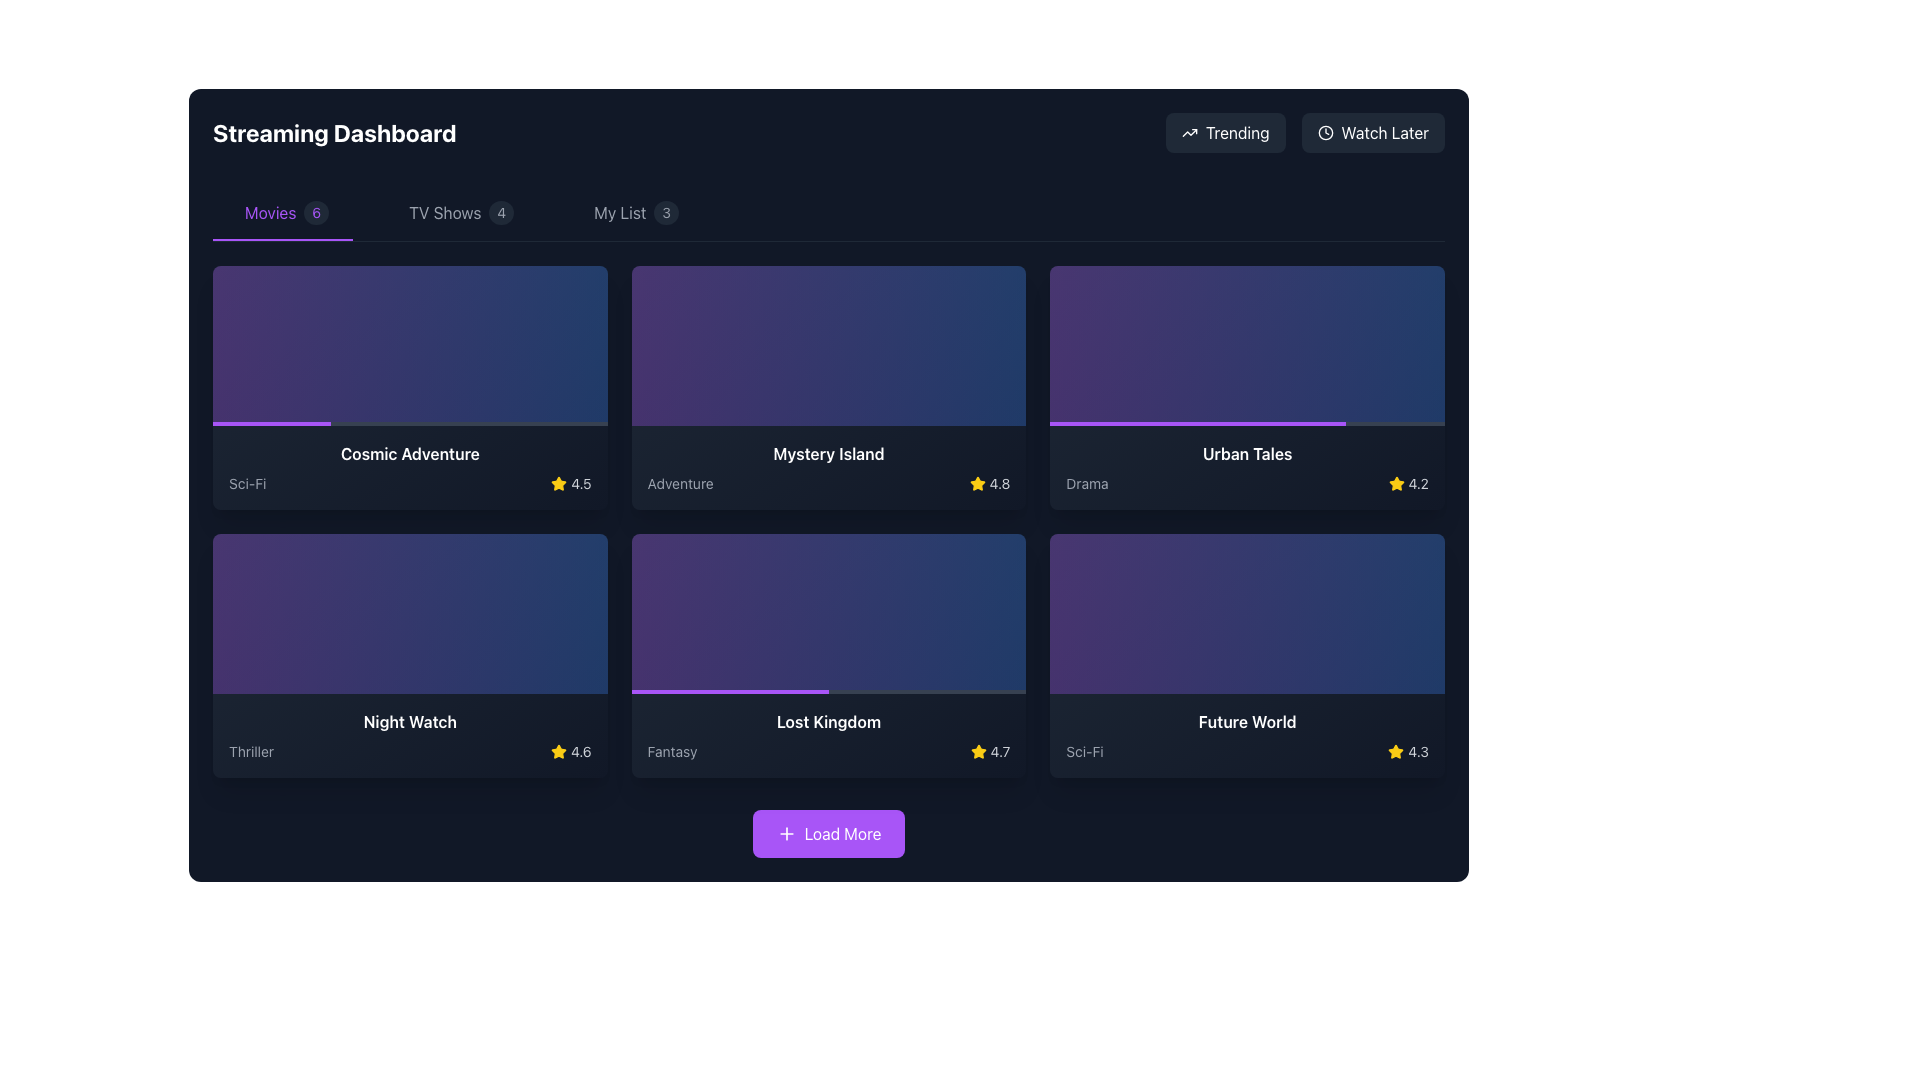 Image resolution: width=1920 pixels, height=1080 pixels. I want to click on the decorative banner of the 'Lost Kingdom' card, which is located in the second row and third column of the grid on the Streaming Dashboard, directly above the title 'Lost Kingdom', so click(829, 612).